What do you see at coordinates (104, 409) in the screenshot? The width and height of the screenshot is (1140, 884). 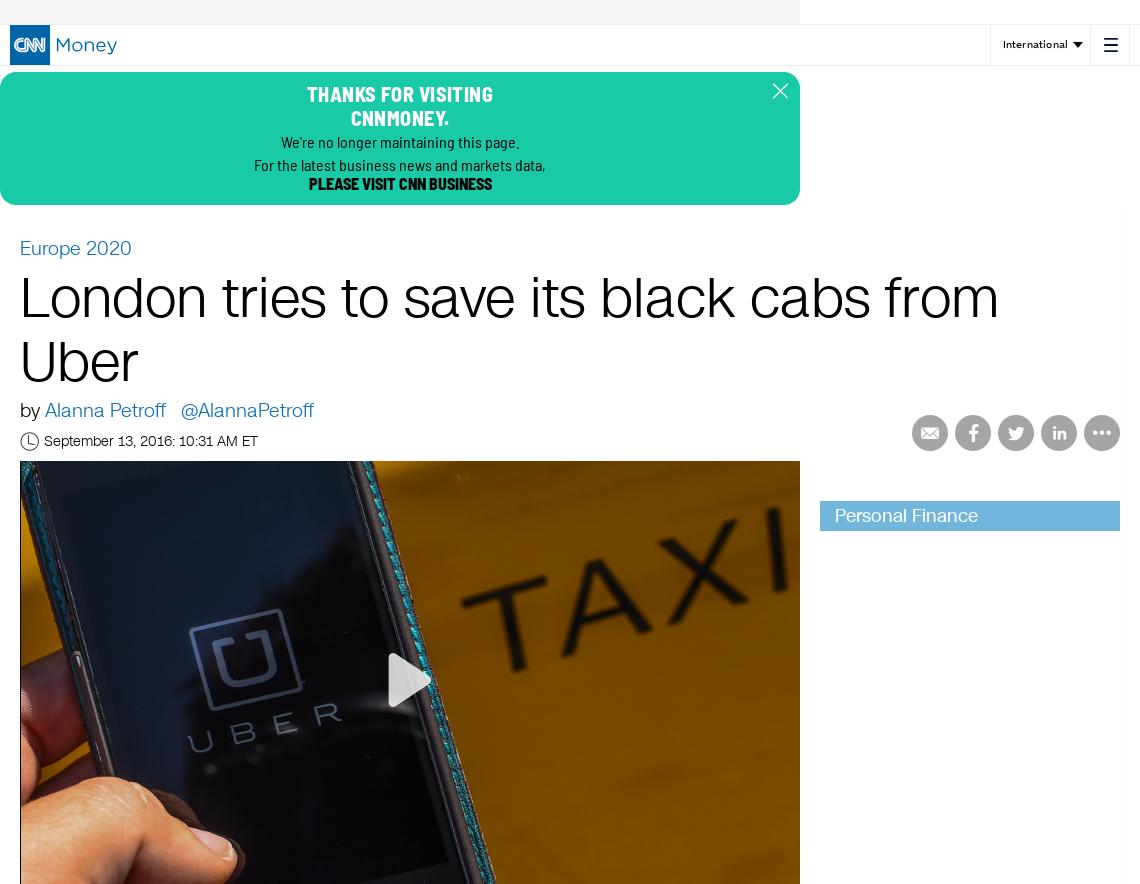 I see `'Alanna Petroff'` at bounding box center [104, 409].